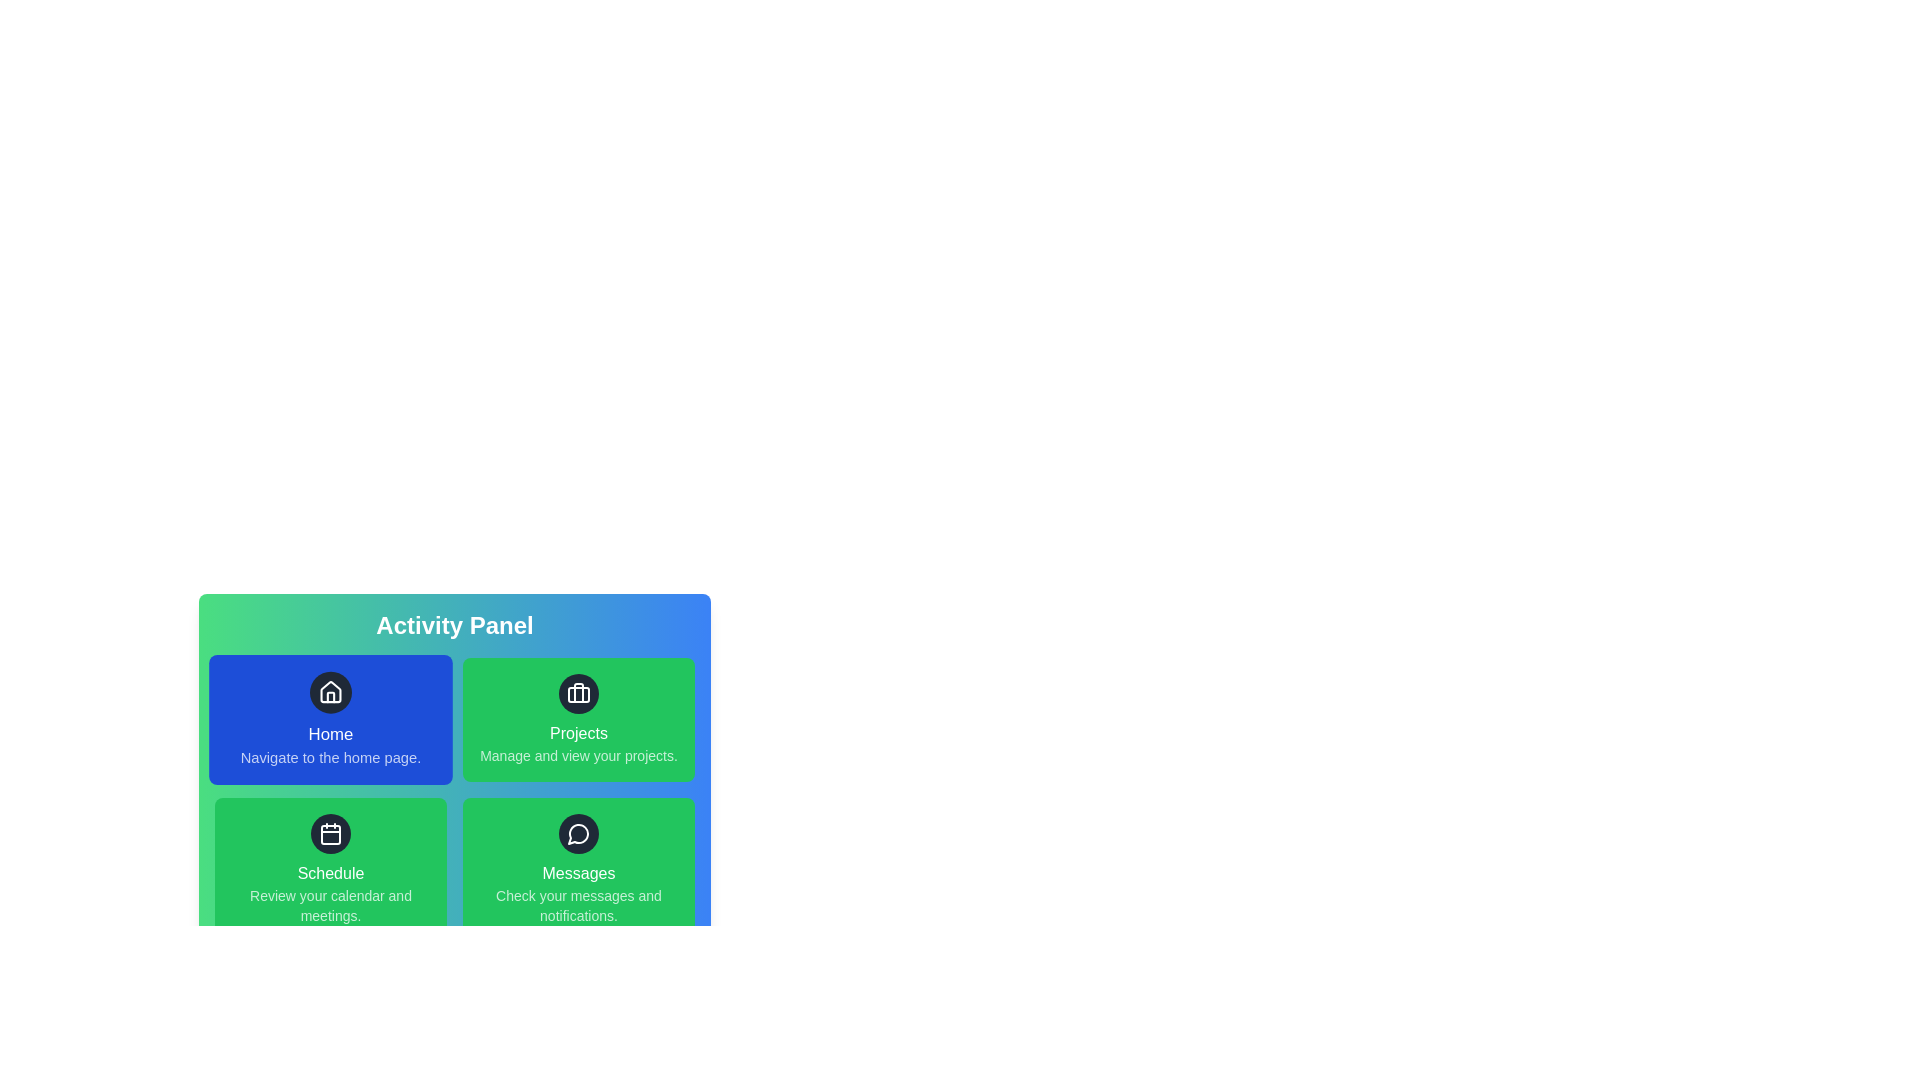 The image size is (1920, 1080). Describe the element at coordinates (331, 869) in the screenshot. I see `the Schedule item in the Activity Panel` at that location.